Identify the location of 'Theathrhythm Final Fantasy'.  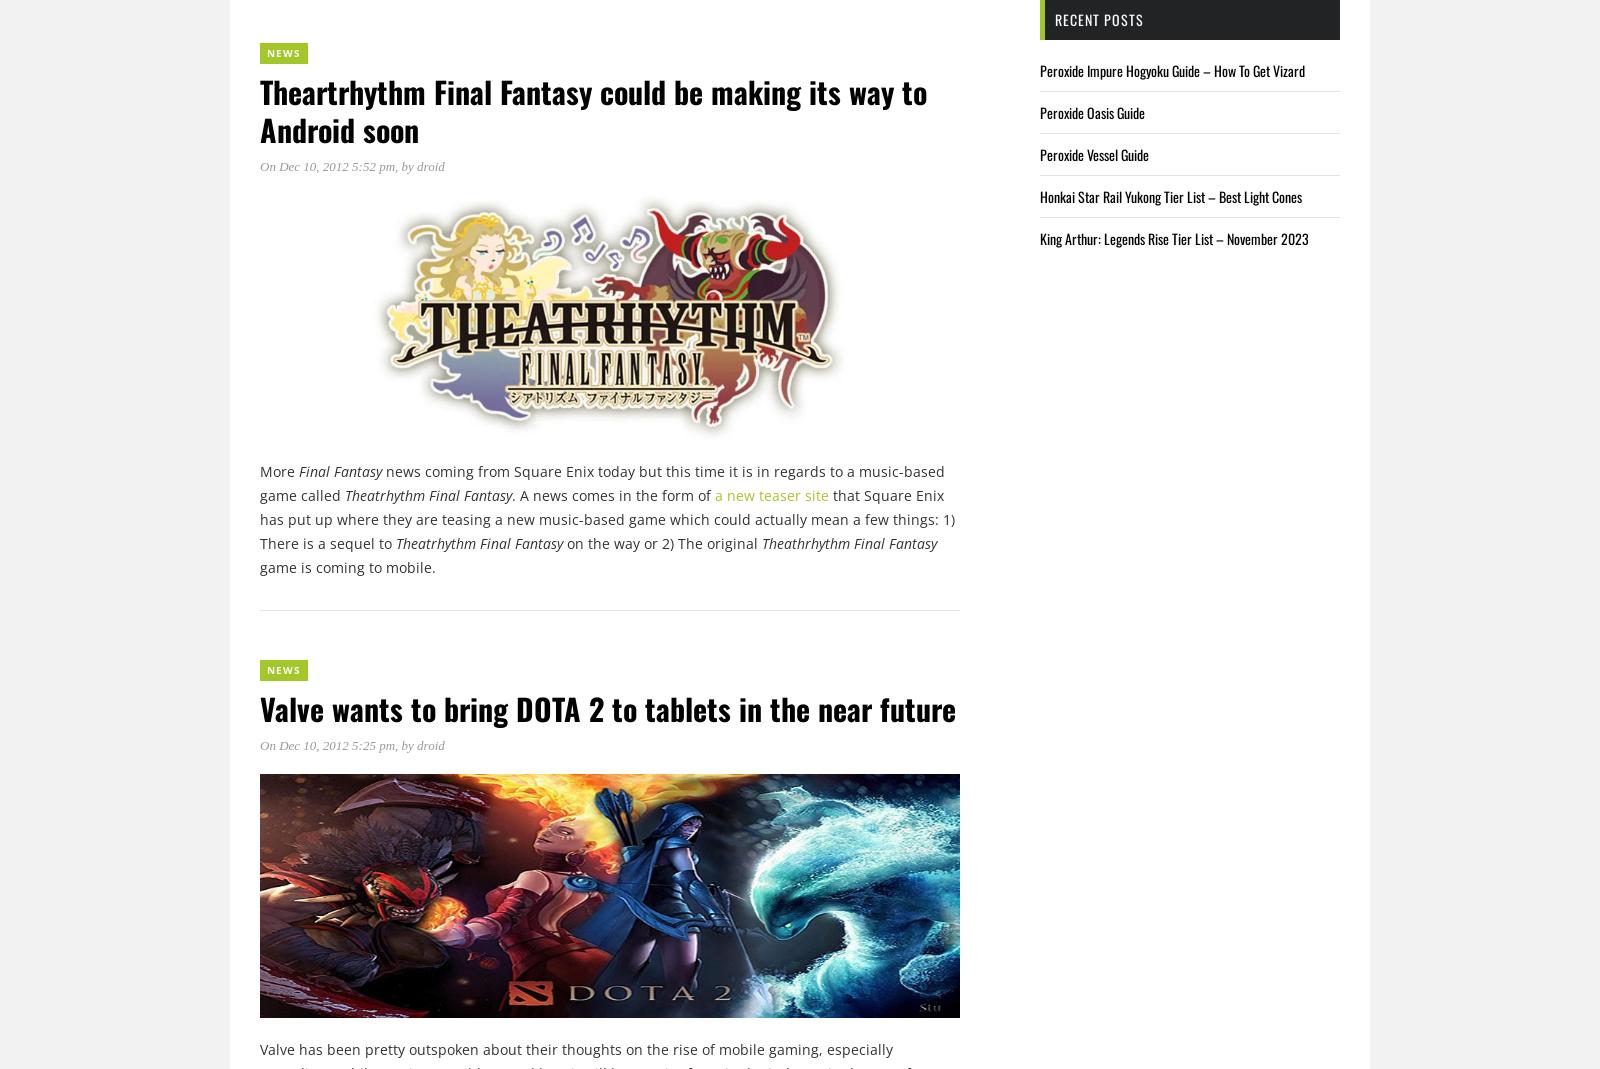
(846, 542).